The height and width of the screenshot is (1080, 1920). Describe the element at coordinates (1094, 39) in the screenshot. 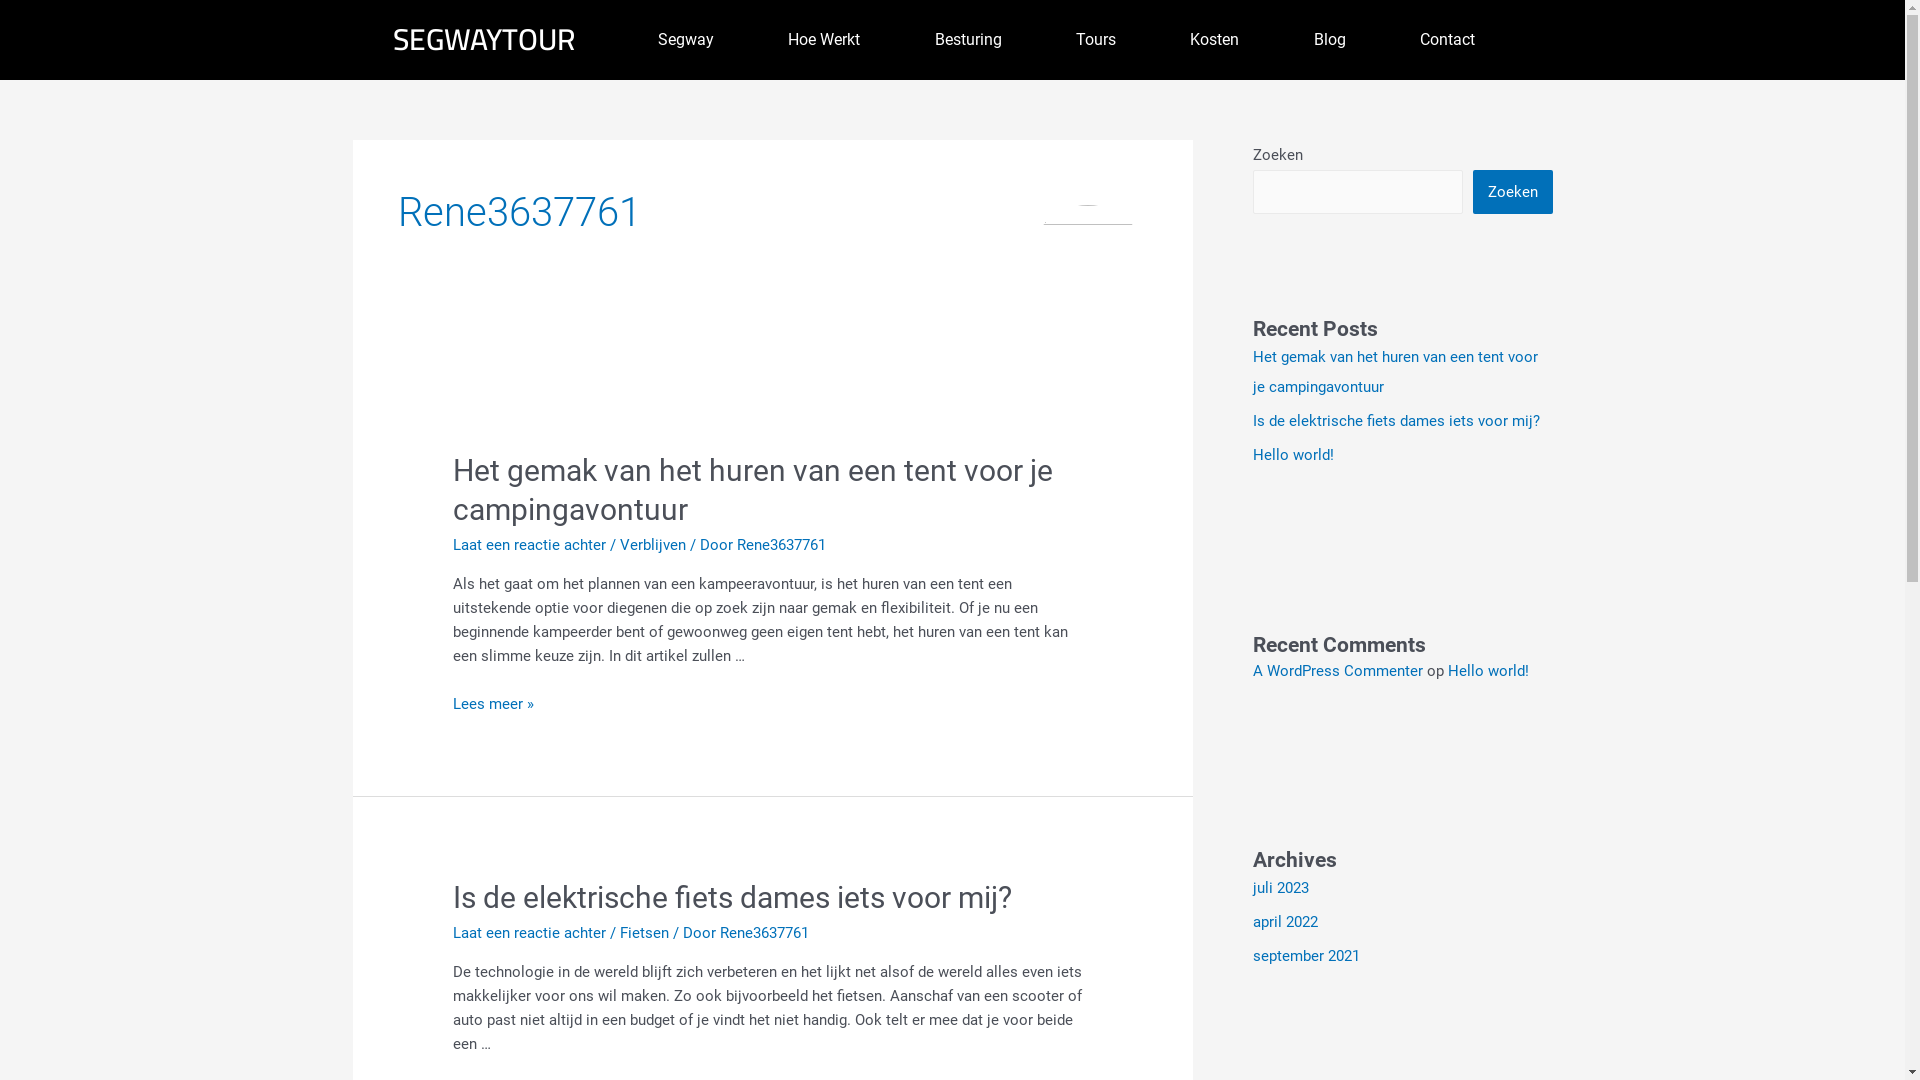

I see `'Tours'` at that location.